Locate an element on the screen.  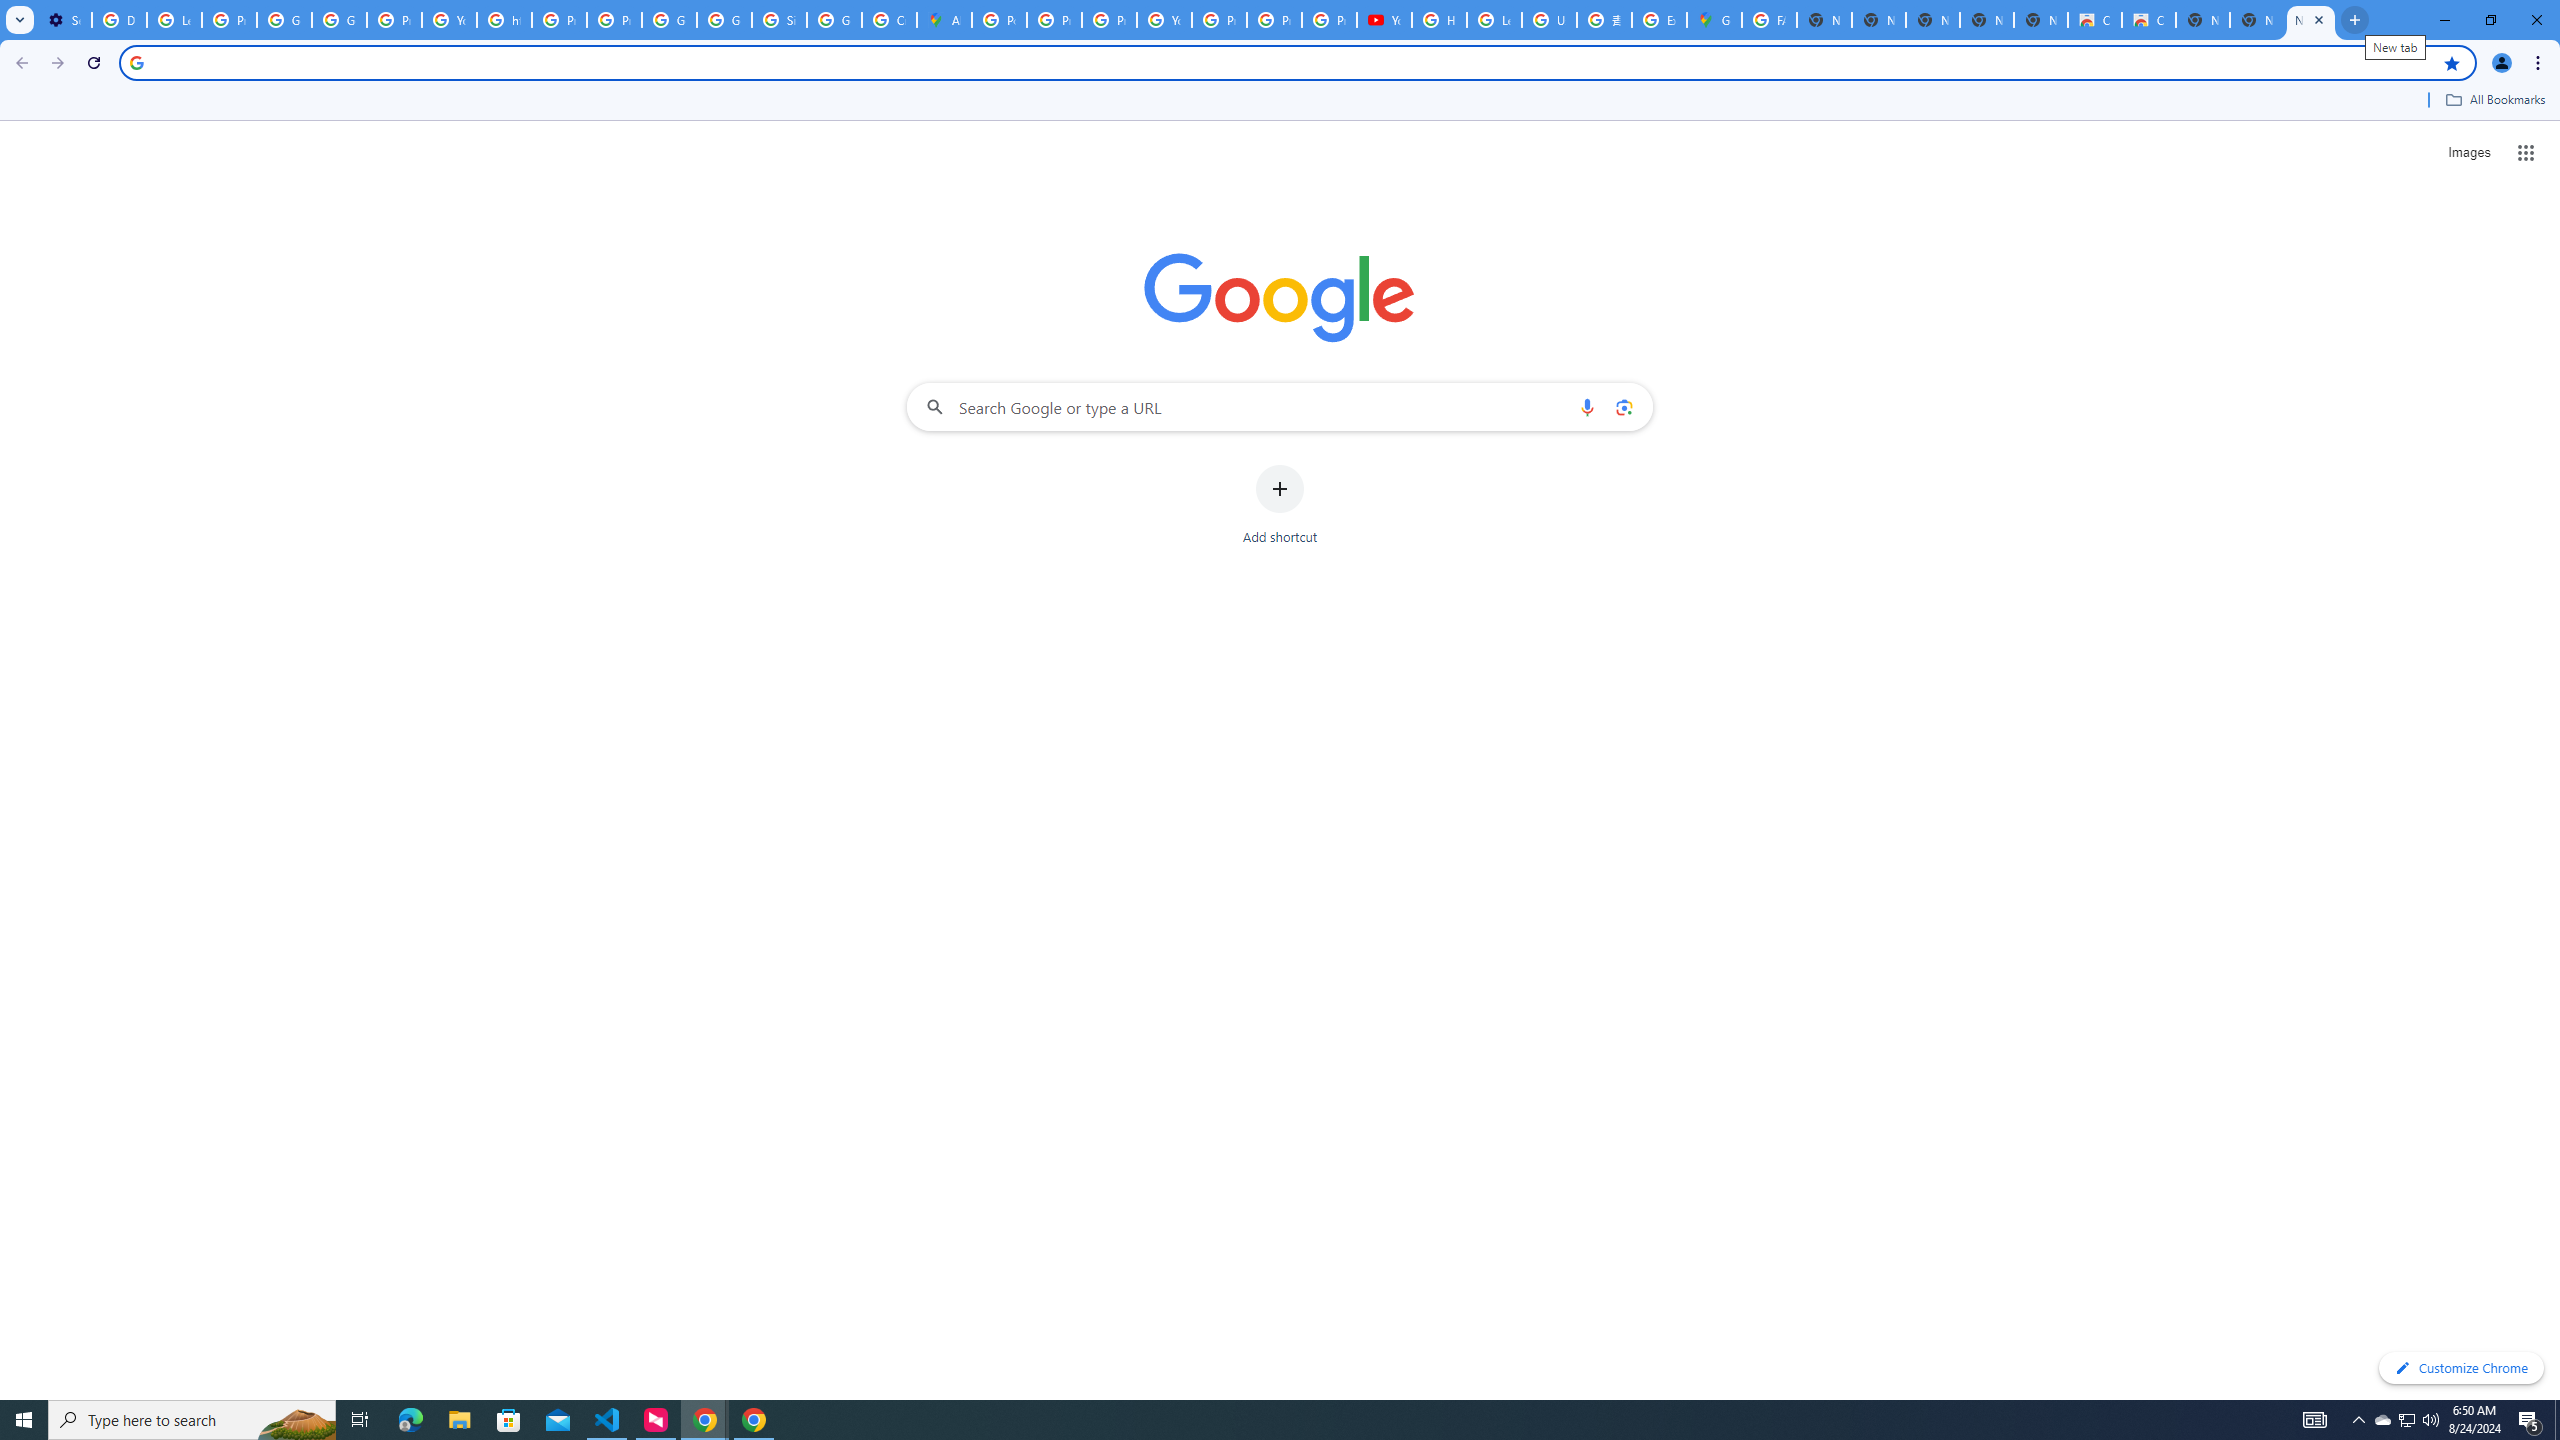
'Google Maps' is located at coordinates (1712, 19).